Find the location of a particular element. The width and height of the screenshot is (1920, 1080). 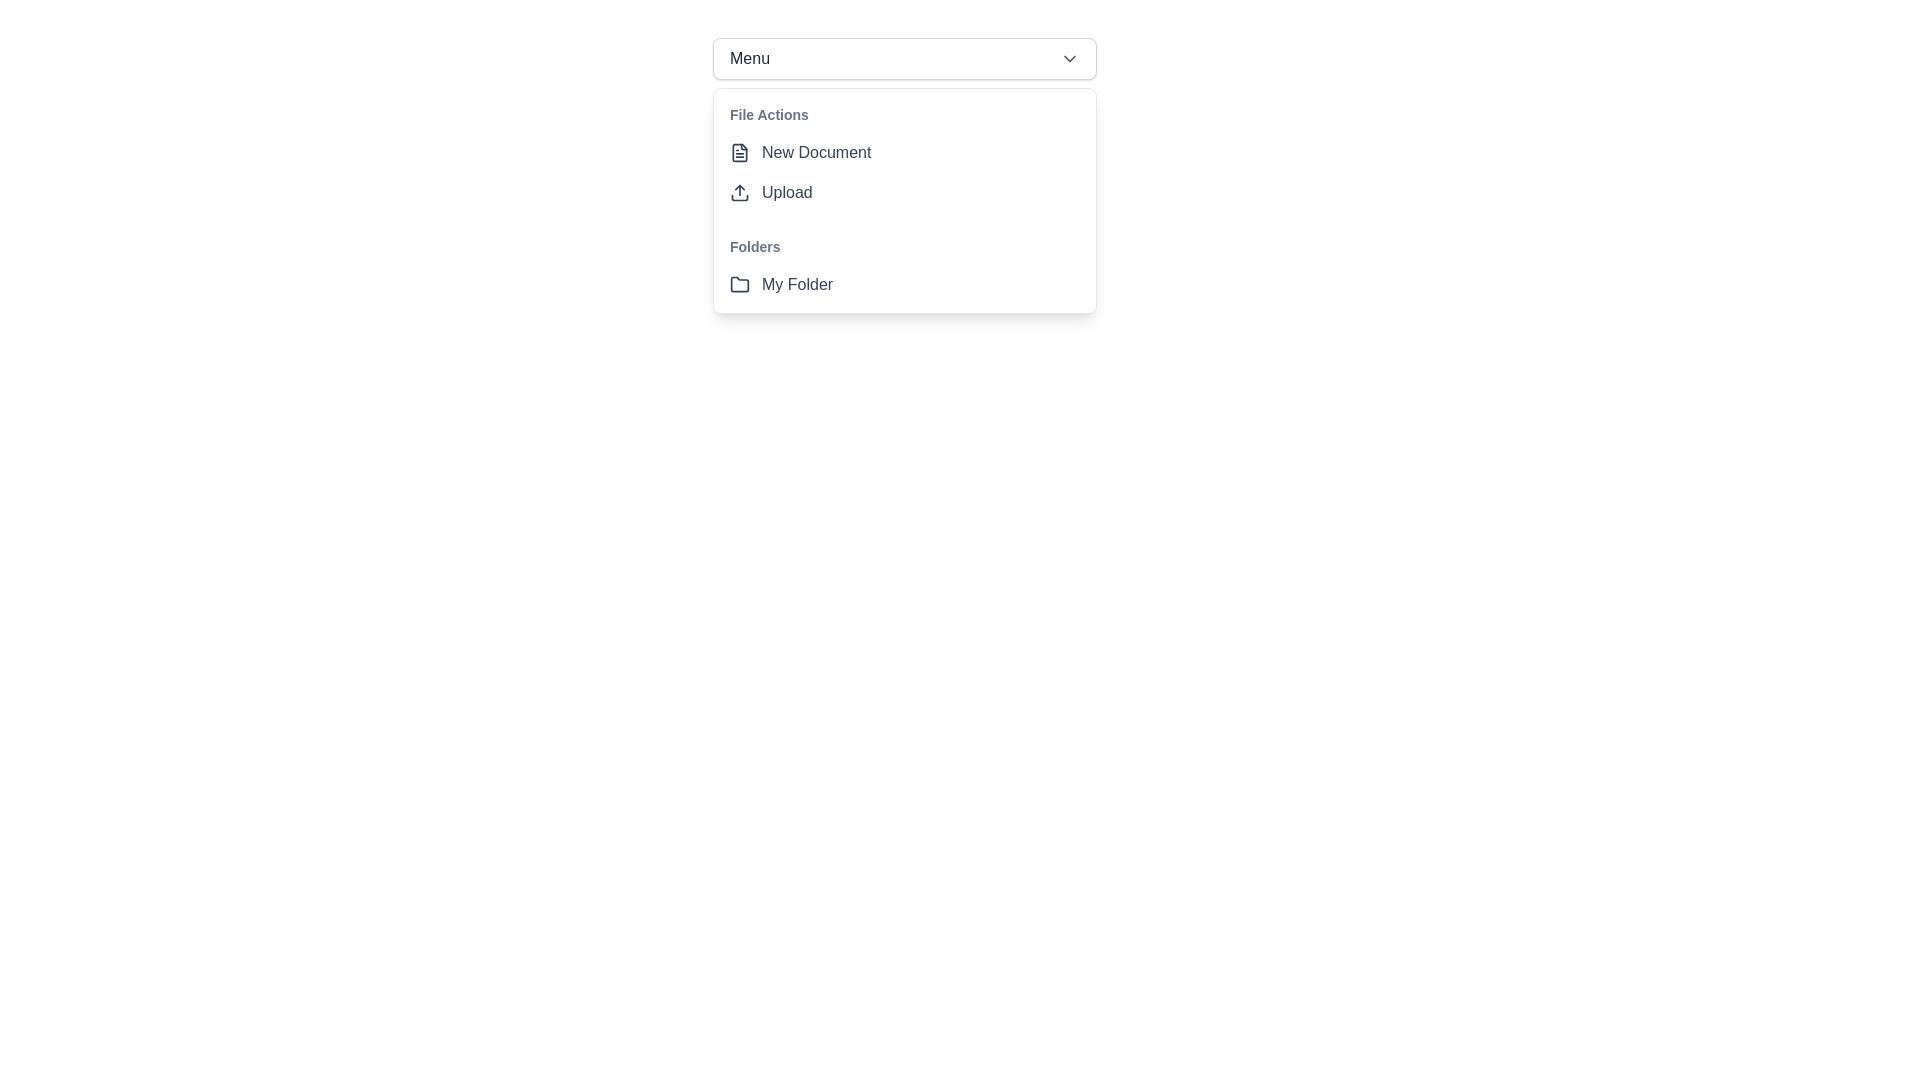

the folder icon located in the 'Folders' section of the dropdown menu, which serves as a visual cue for folder-related content or actions is located at coordinates (738, 284).